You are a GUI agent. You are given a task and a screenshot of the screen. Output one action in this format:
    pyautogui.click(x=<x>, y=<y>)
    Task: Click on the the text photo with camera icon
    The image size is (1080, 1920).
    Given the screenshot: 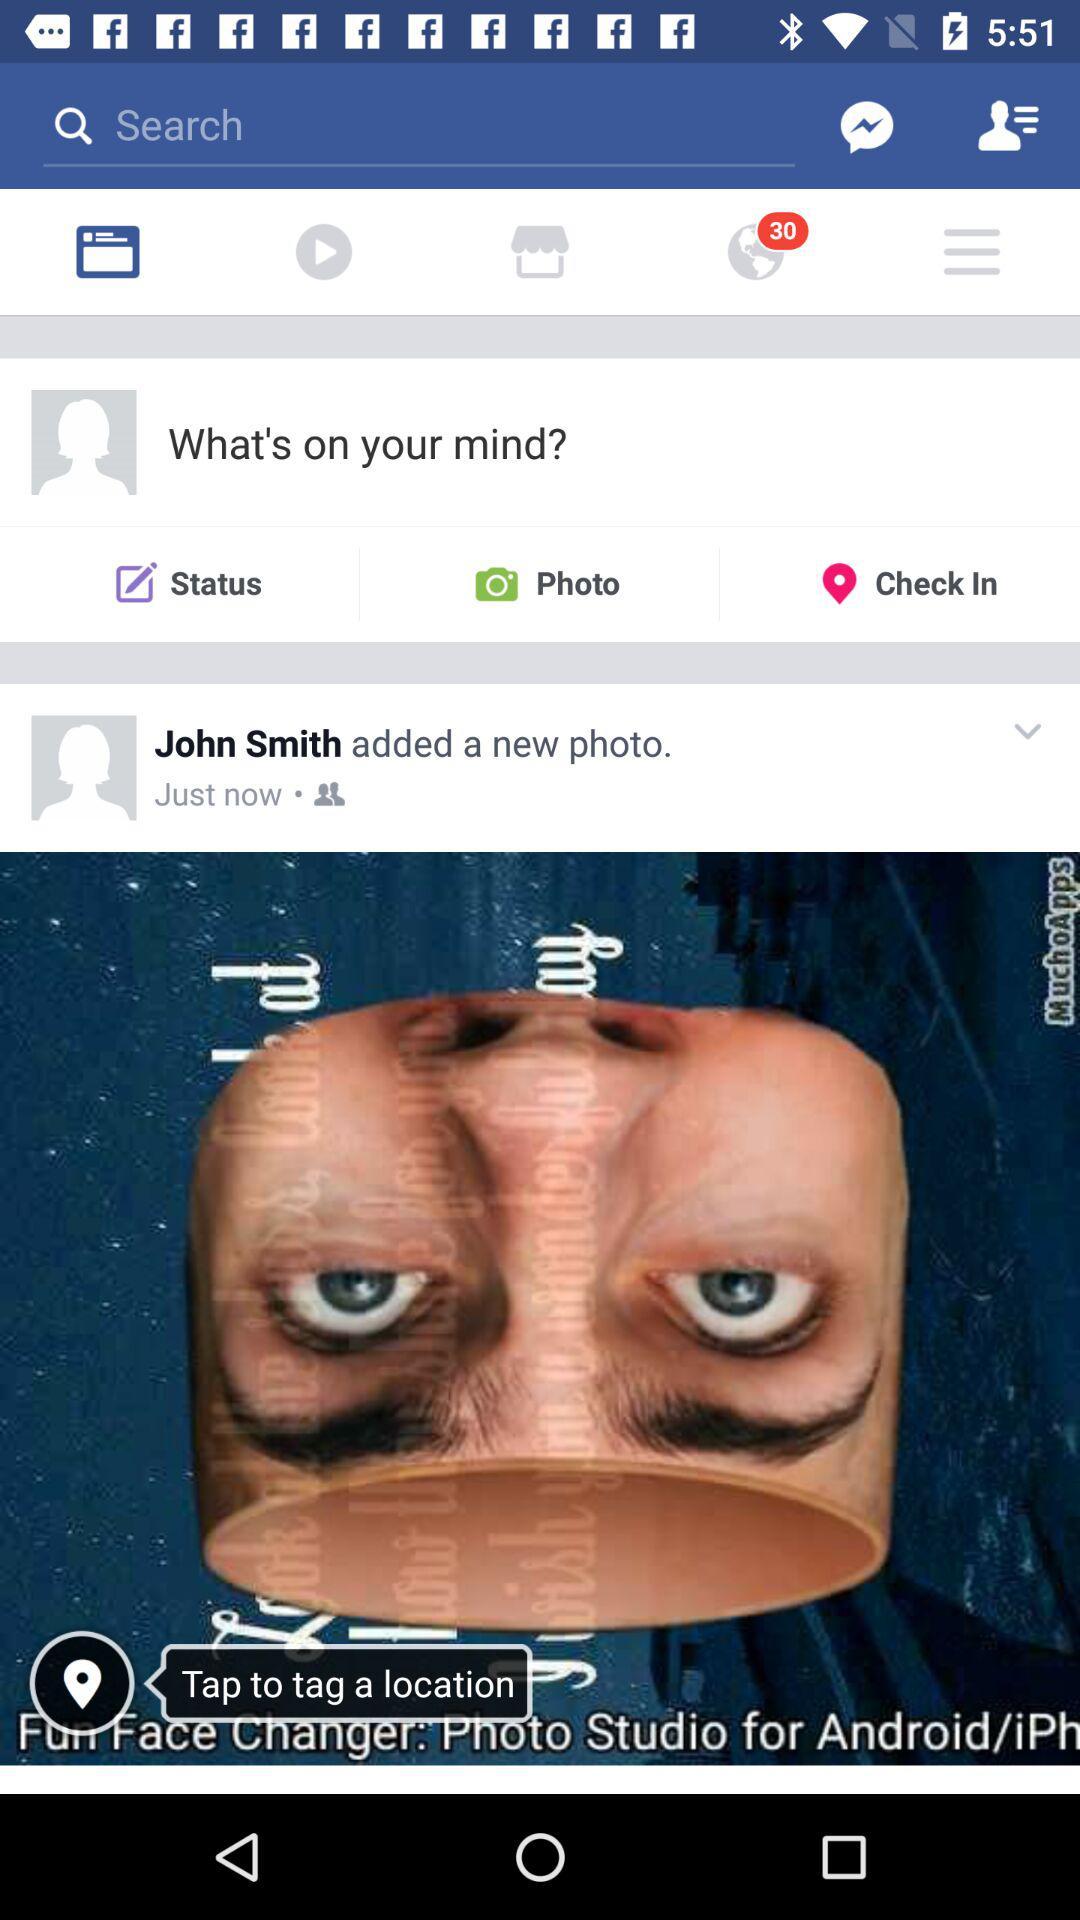 What is the action you would take?
    pyautogui.click(x=538, y=583)
    